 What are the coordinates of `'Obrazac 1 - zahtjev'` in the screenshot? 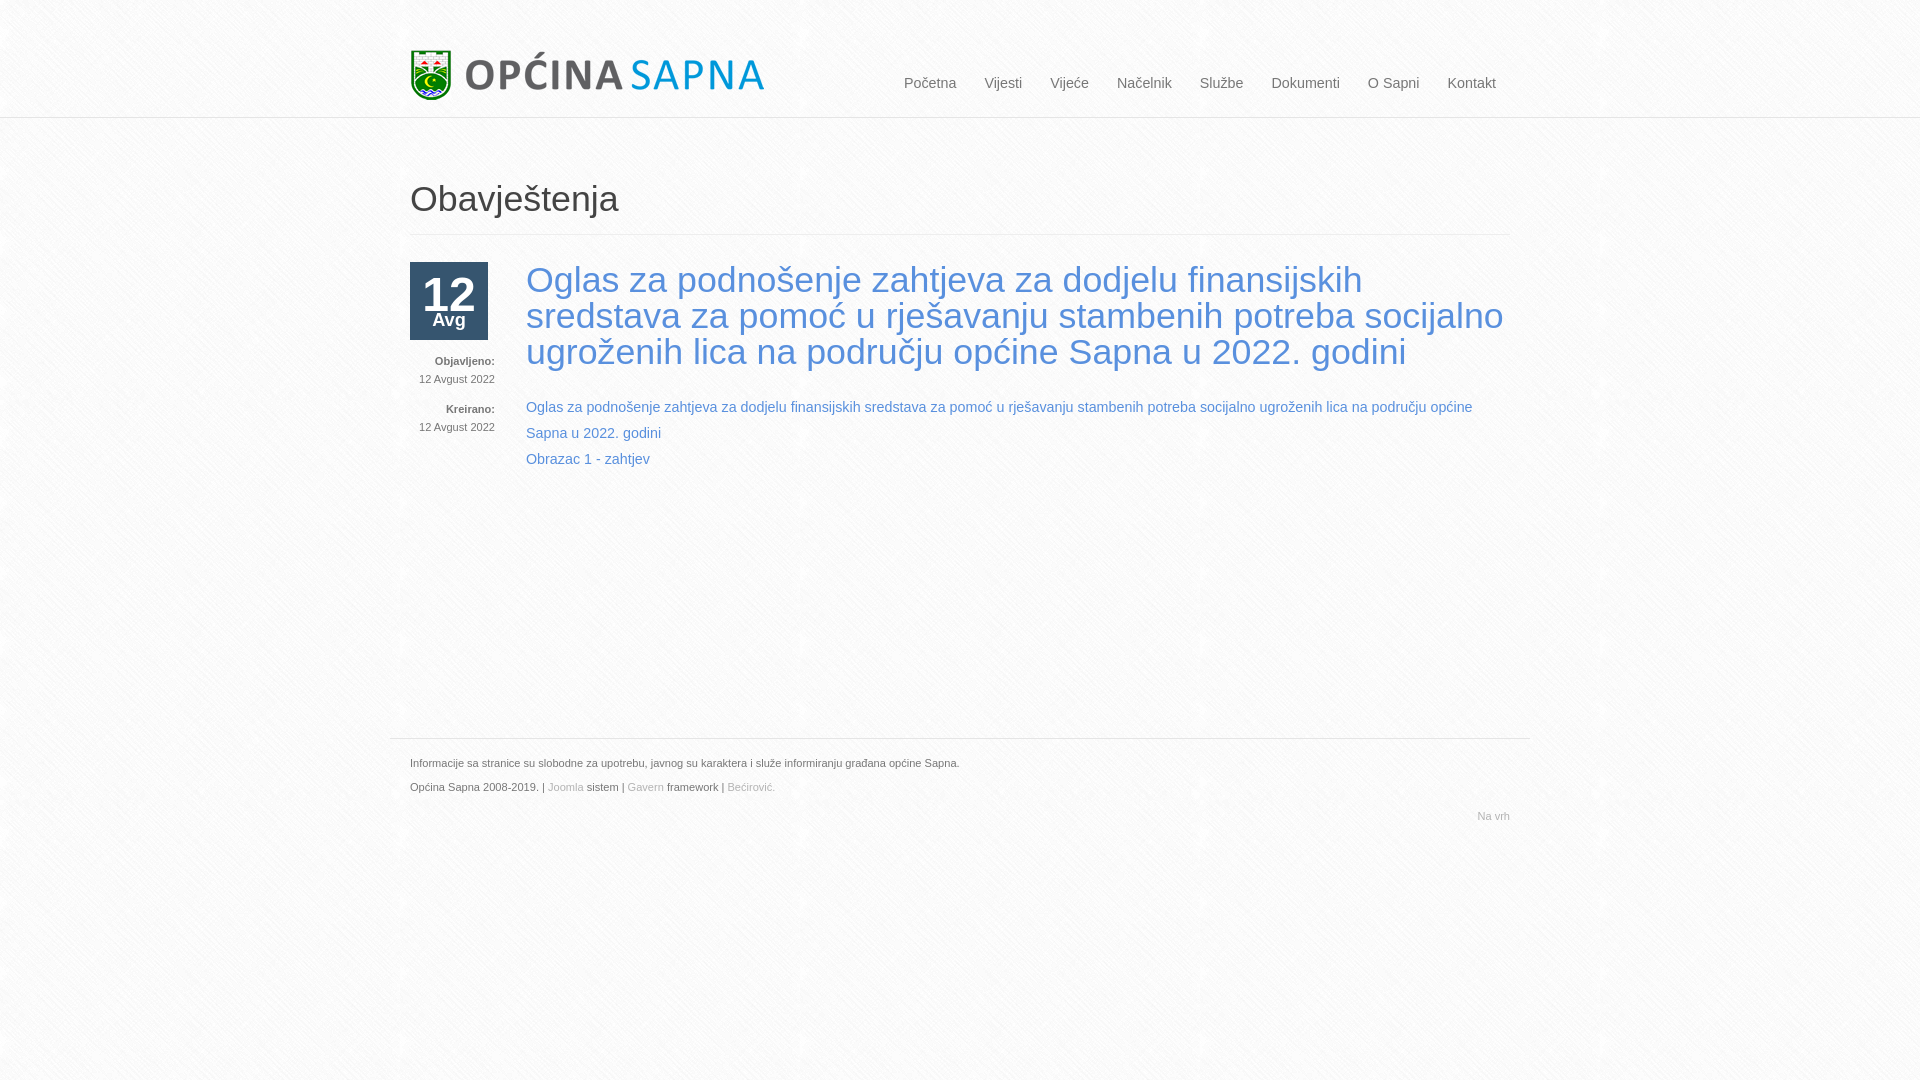 It's located at (587, 459).